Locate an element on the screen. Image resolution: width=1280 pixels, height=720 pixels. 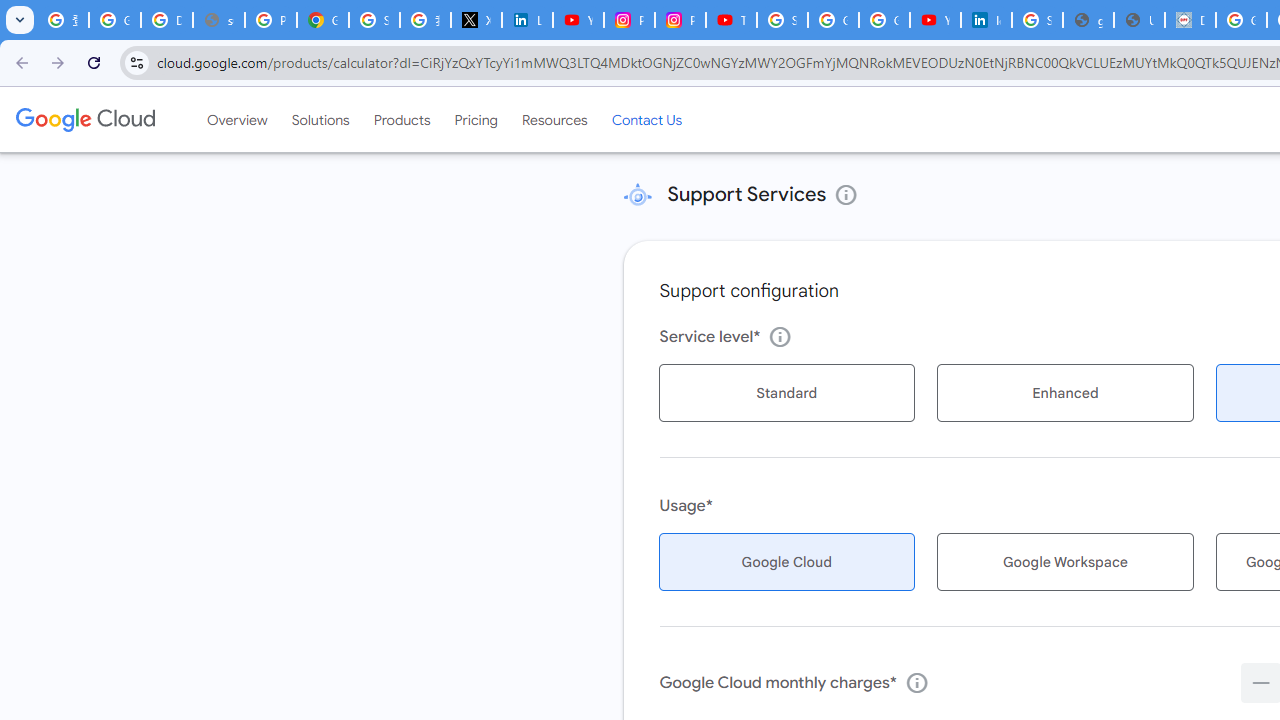
'Data Privacy Framework' is located at coordinates (1190, 20).